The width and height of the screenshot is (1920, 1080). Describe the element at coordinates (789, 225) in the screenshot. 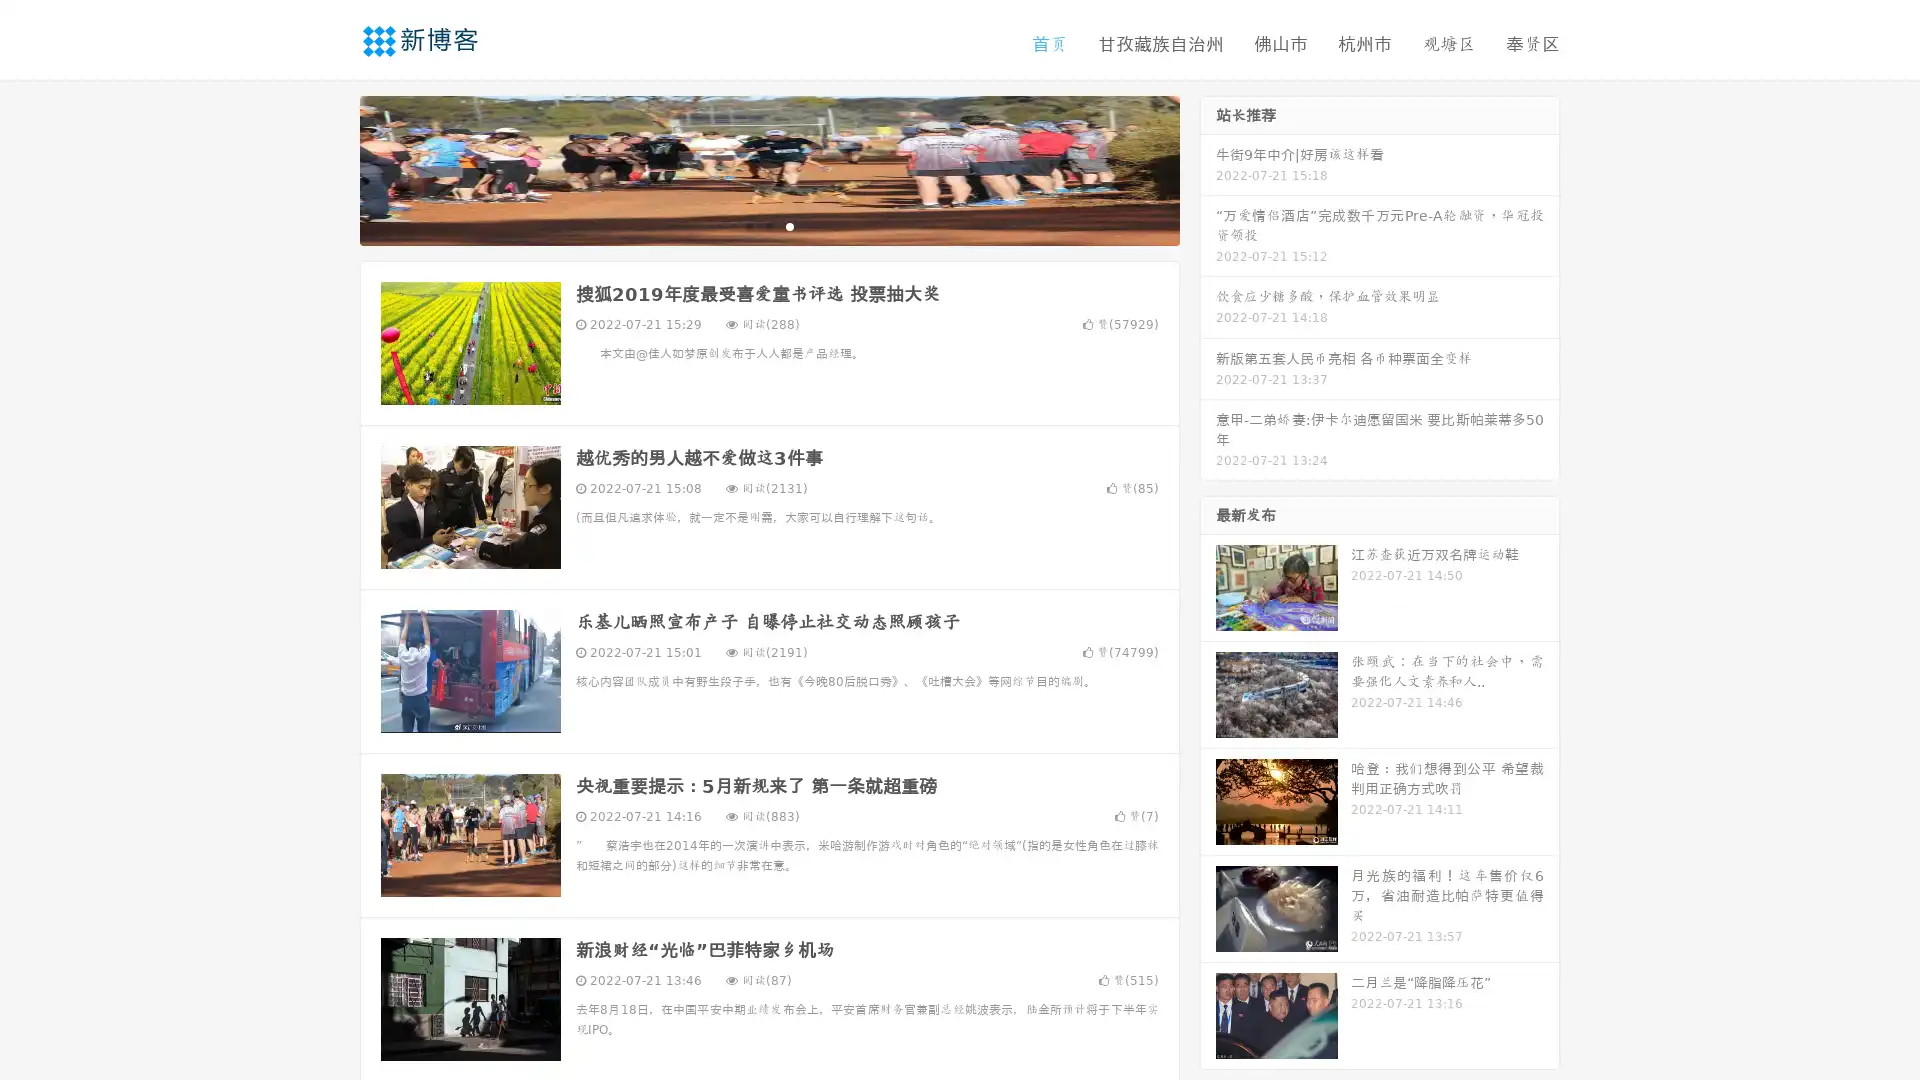

I see `Go to slide 3` at that location.